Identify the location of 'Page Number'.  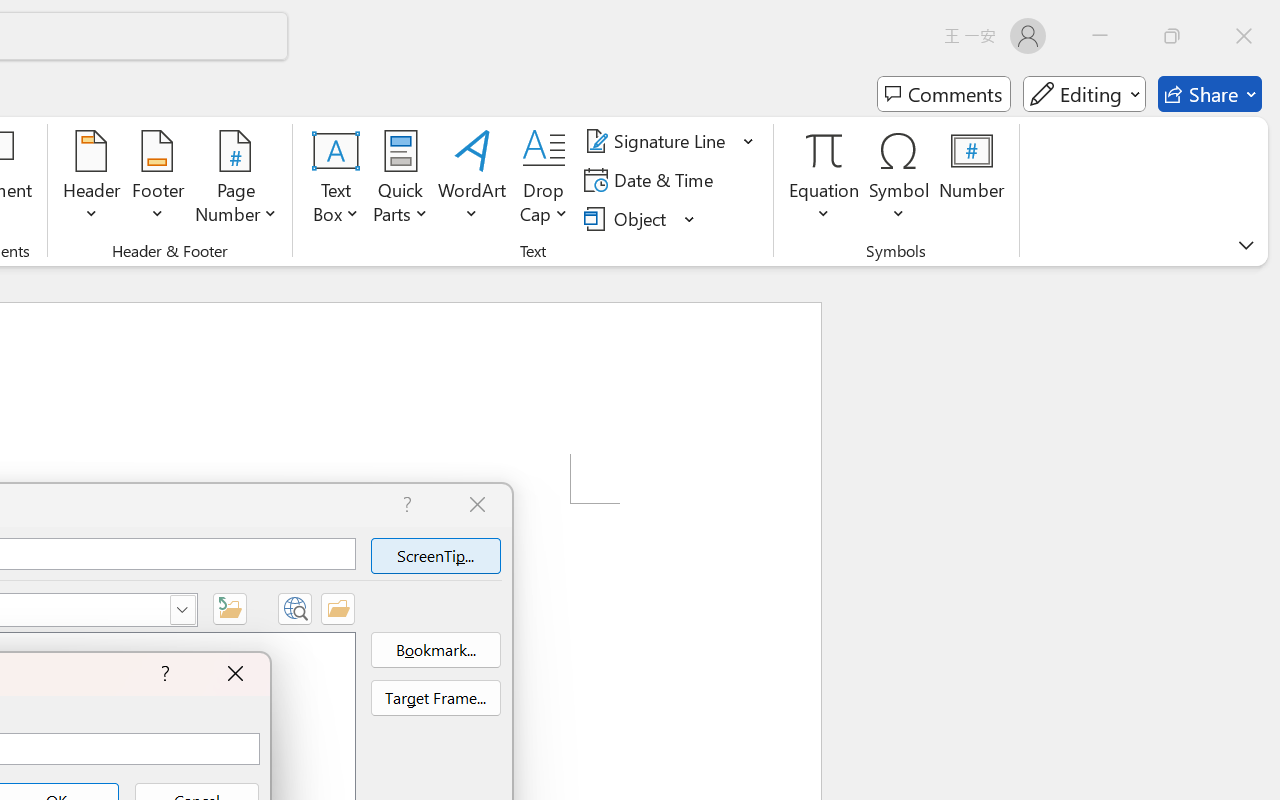
(236, 179).